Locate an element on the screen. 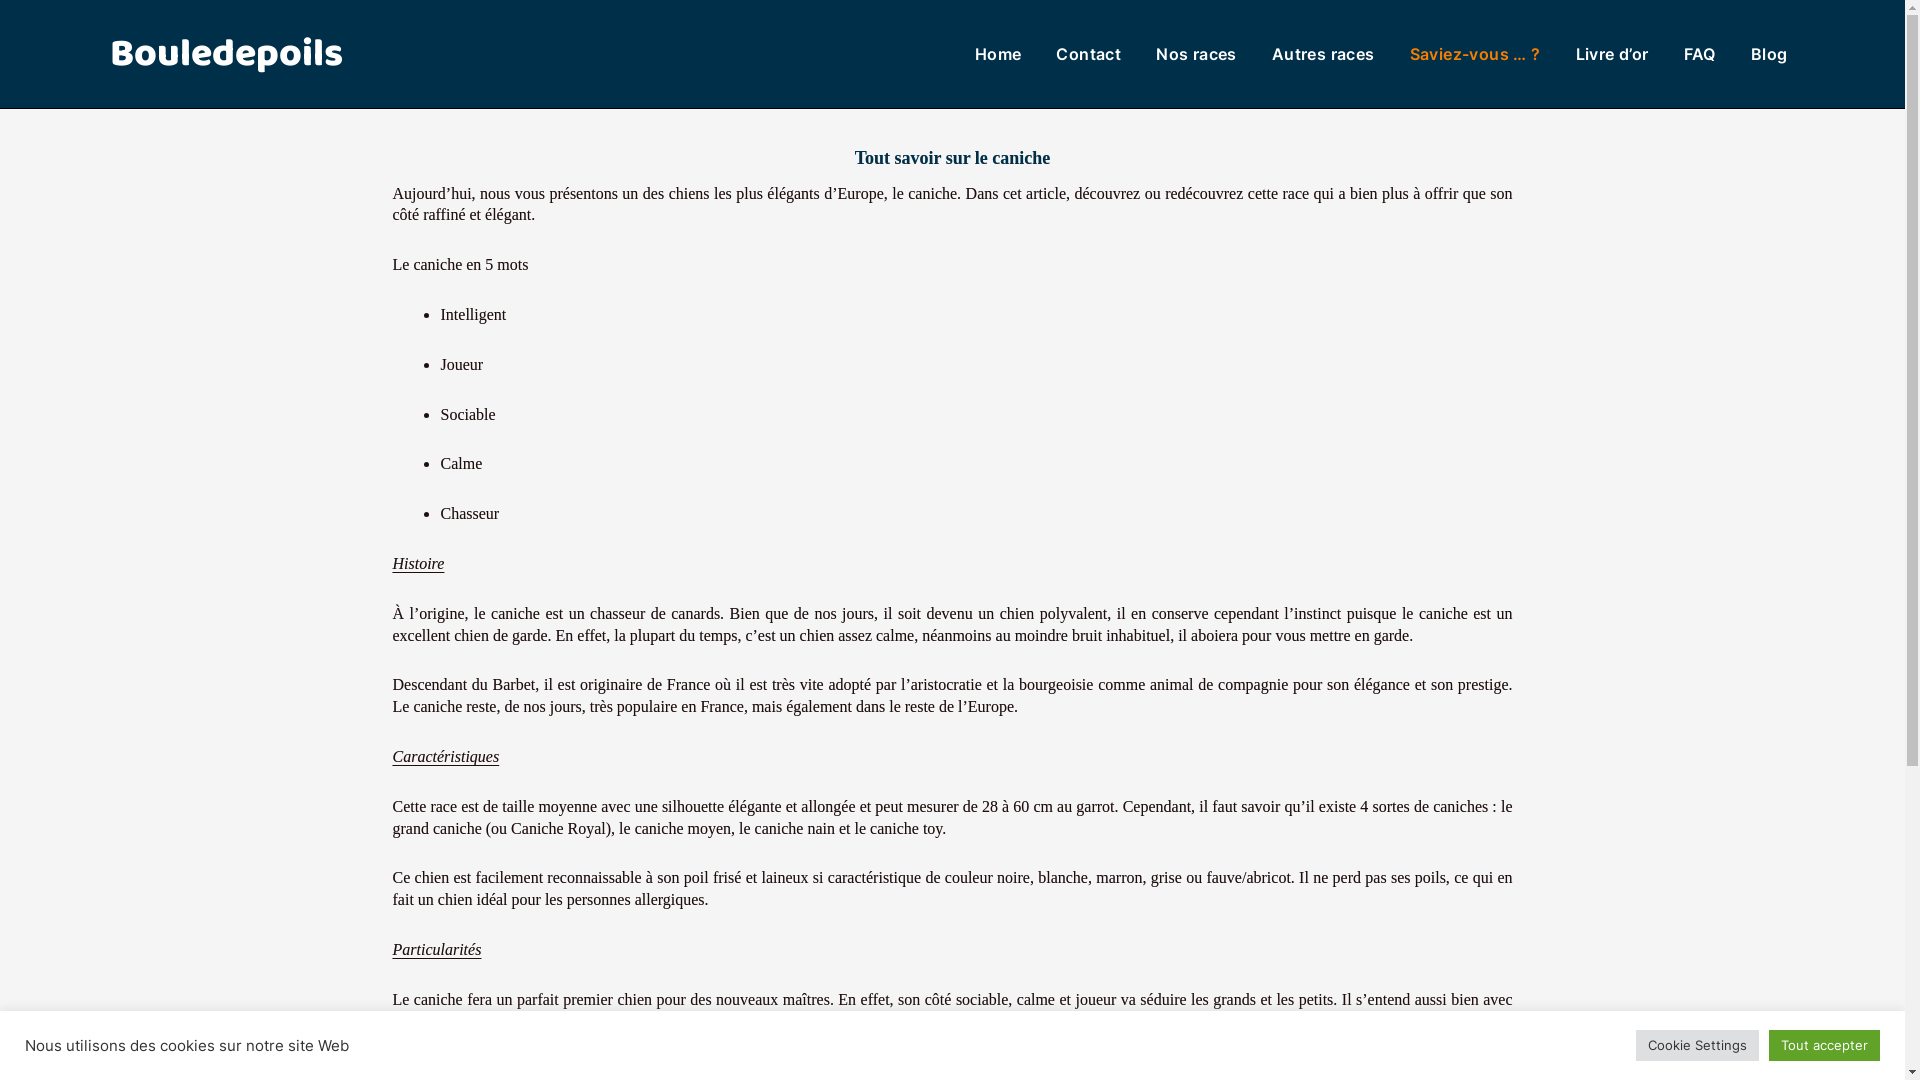 Image resolution: width=1920 pixels, height=1080 pixels. 'Autres races' is located at coordinates (1271, 53).